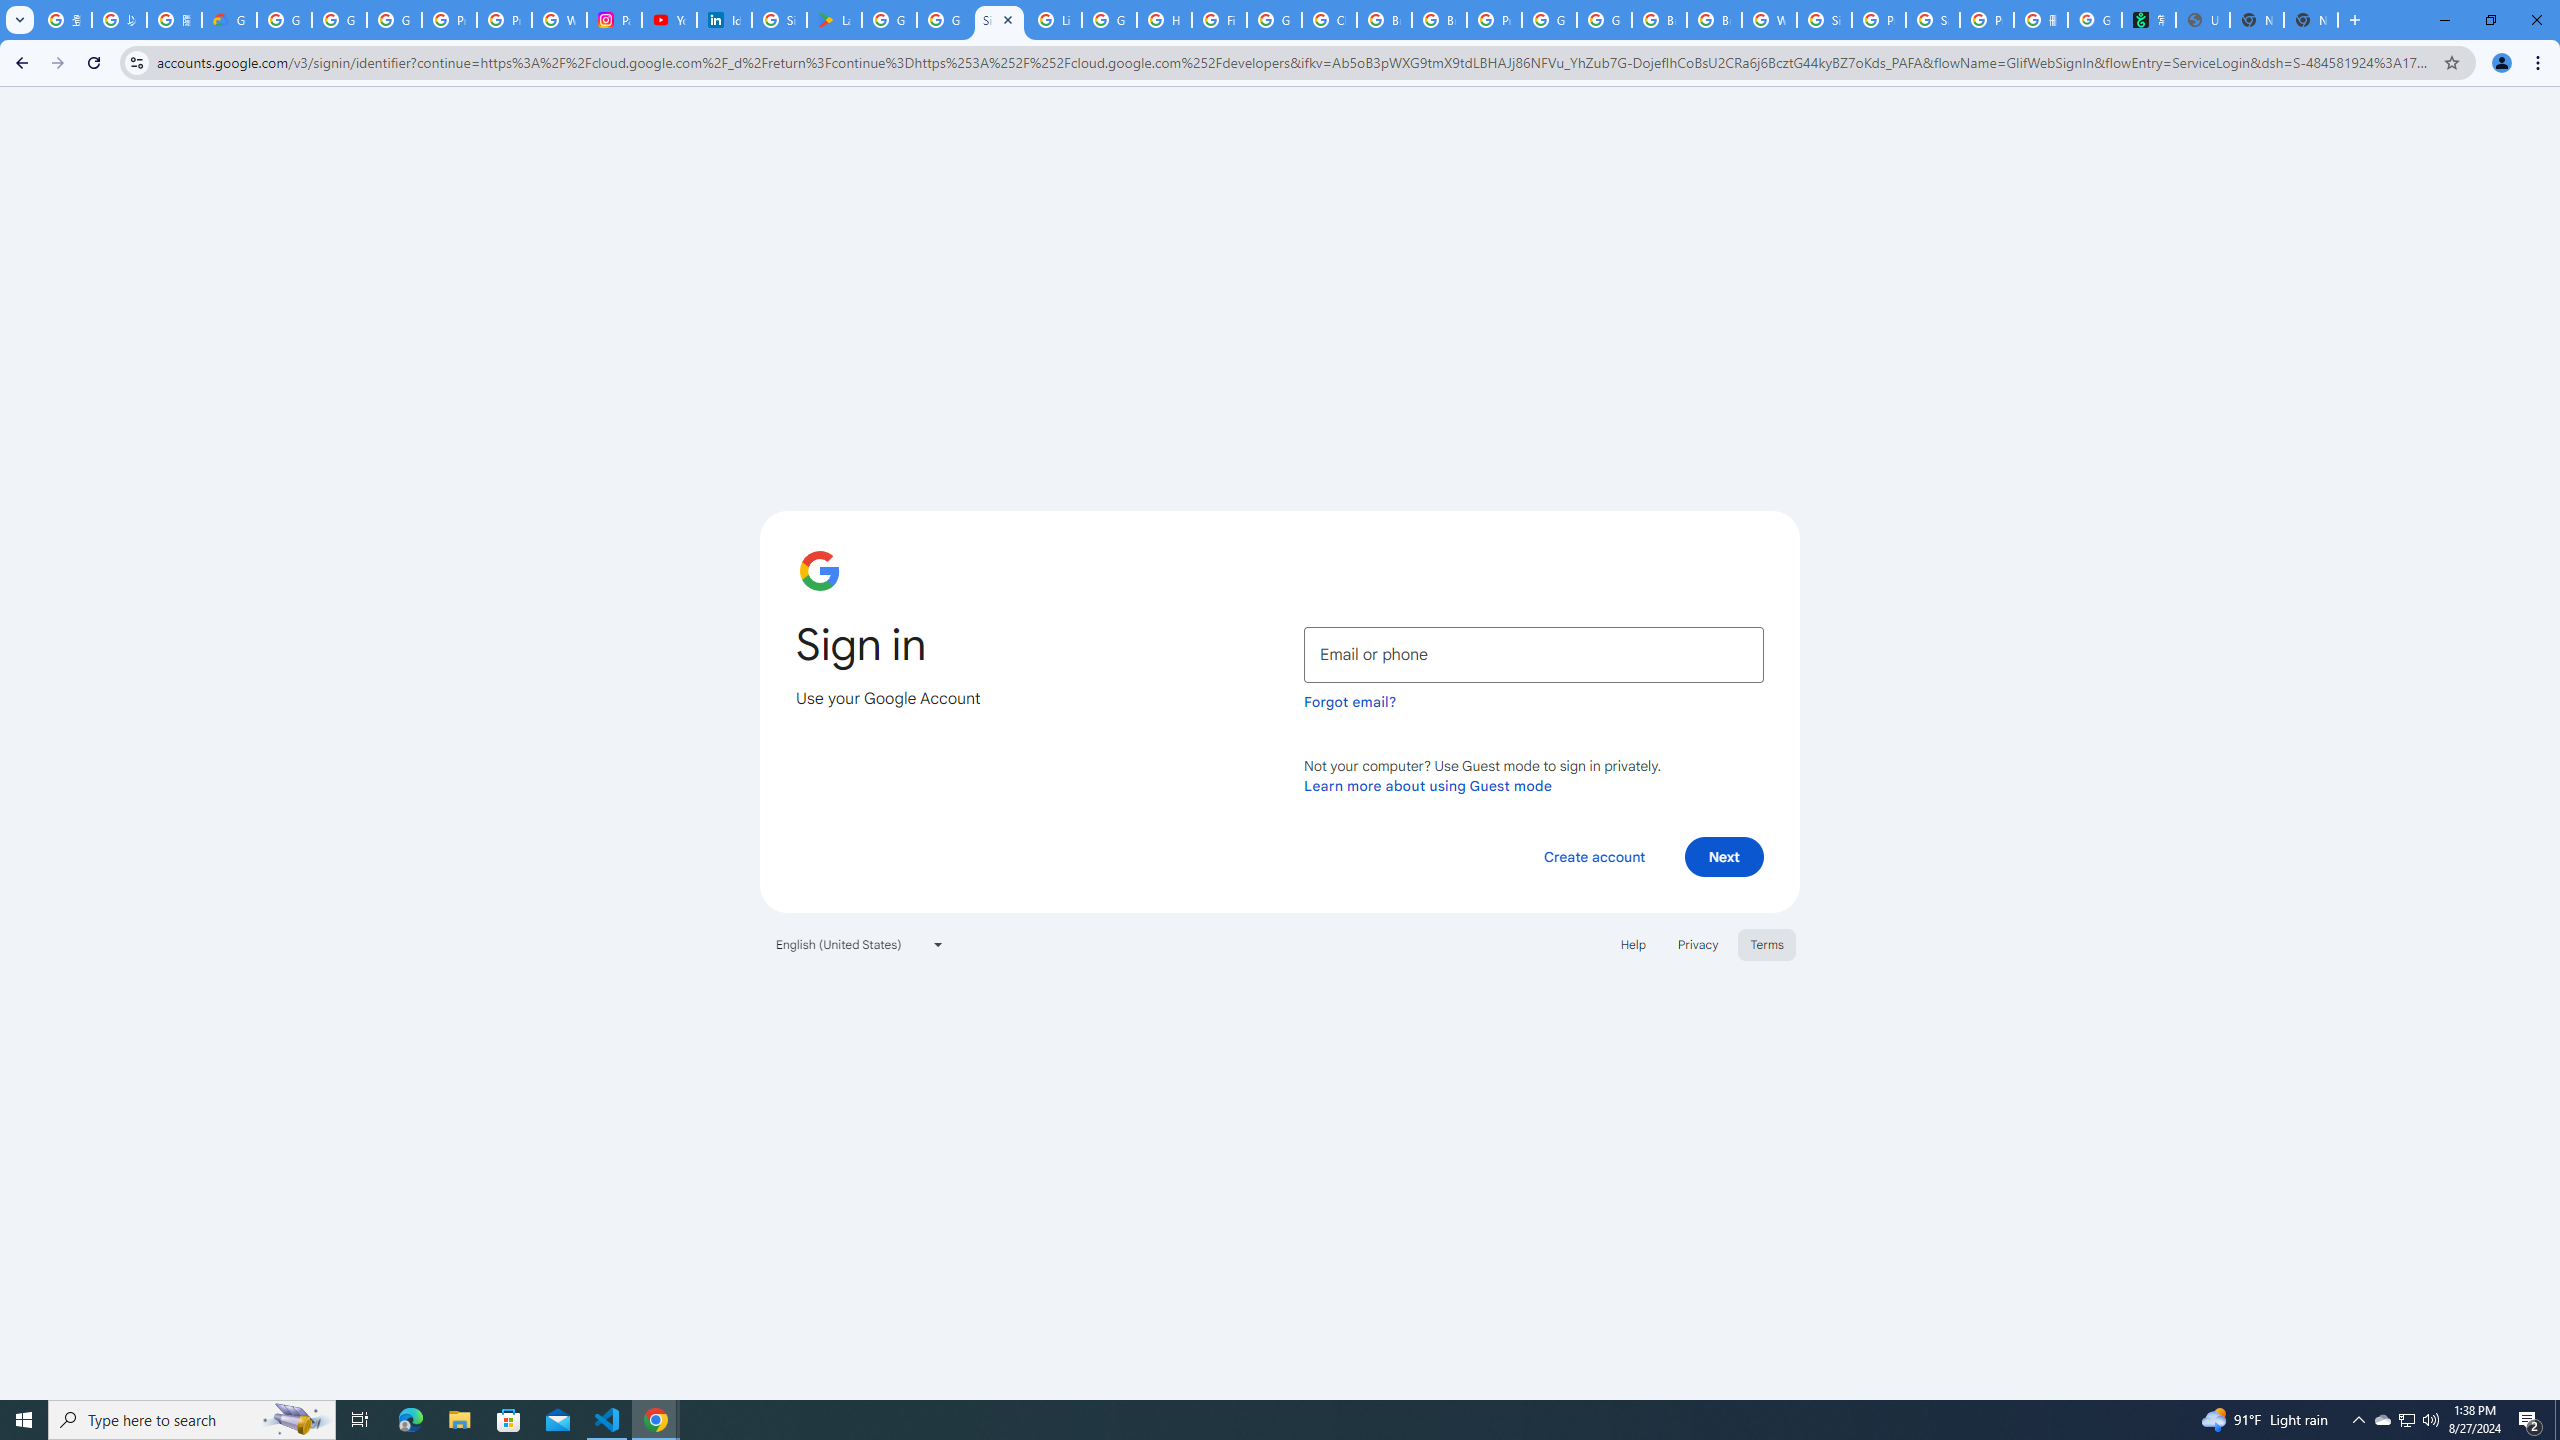 The height and width of the screenshot is (1440, 2560). Describe the element at coordinates (1383, 19) in the screenshot. I see `'Browse Chrome as a guest - Computer - Google Chrome Help'` at that location.